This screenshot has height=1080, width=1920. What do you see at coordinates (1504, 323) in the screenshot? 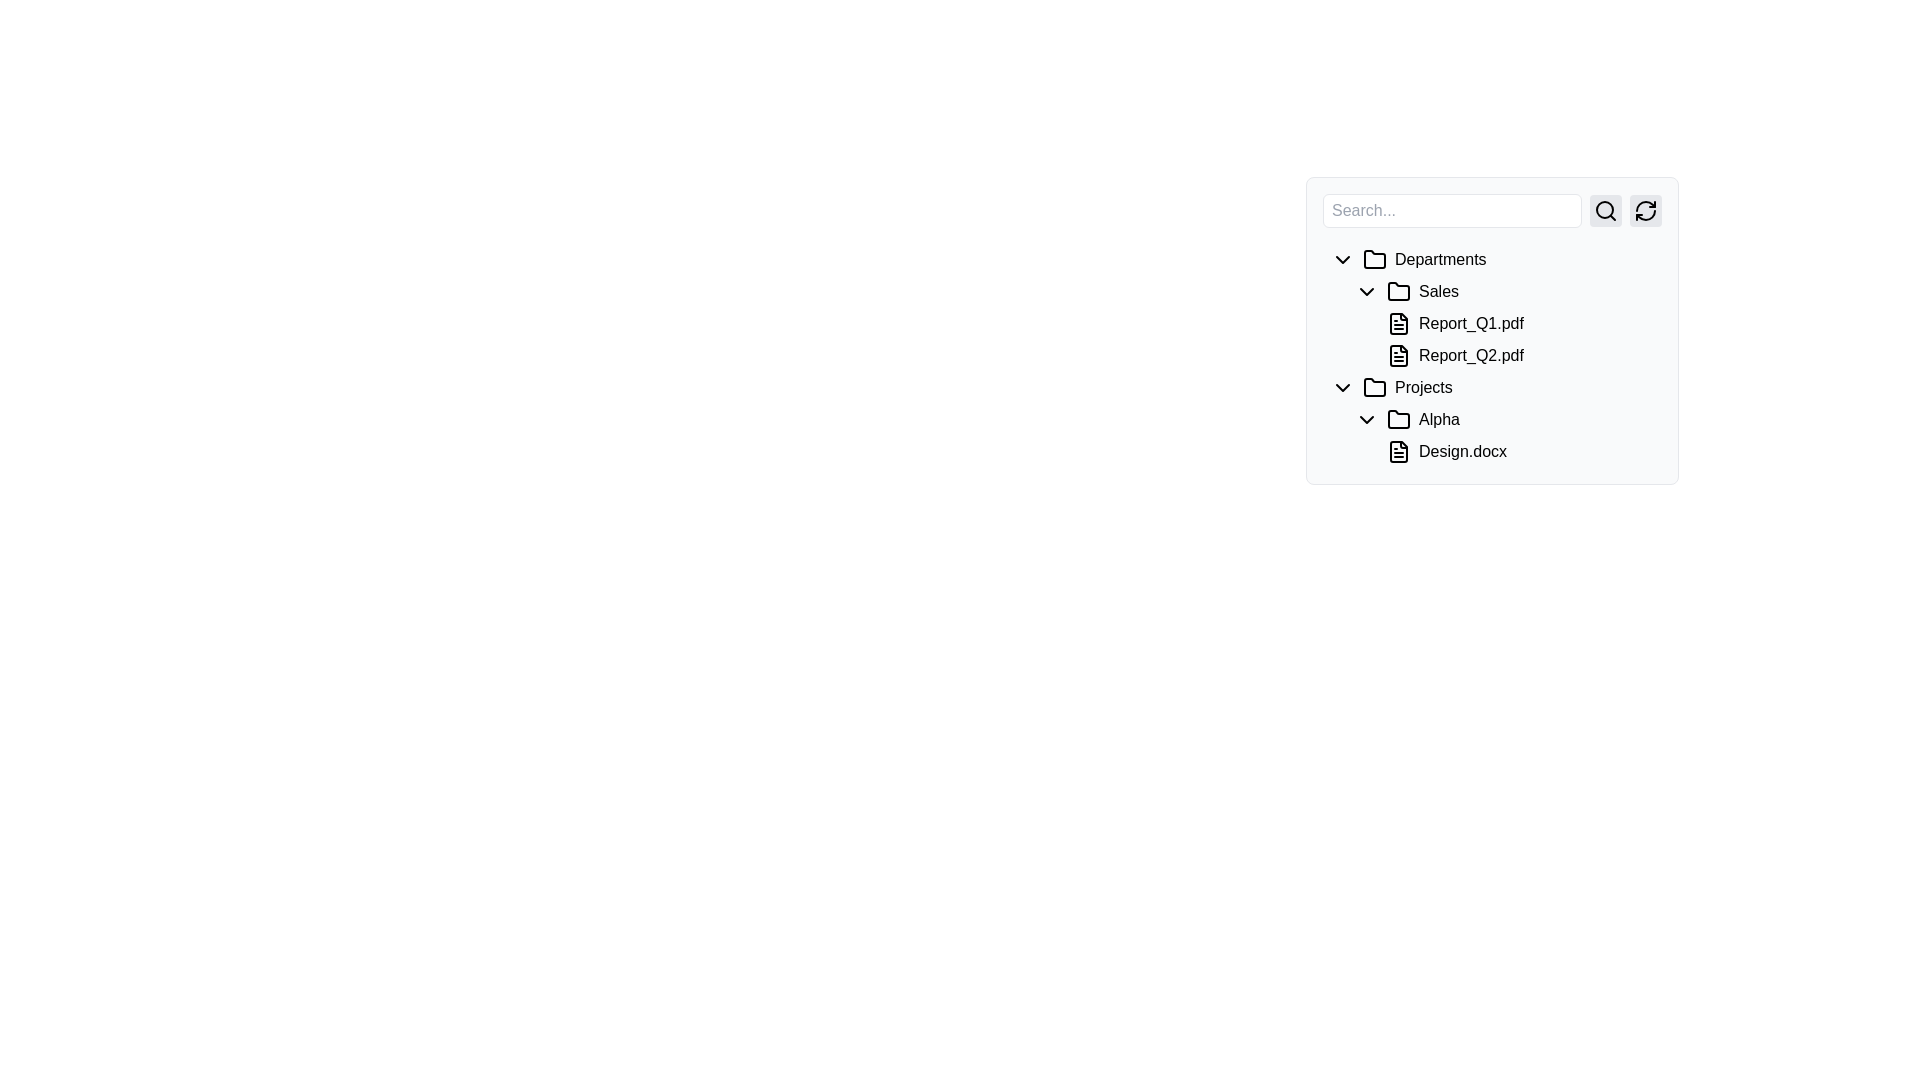
I see `to select the second file in the 'Sales' section, labeled 'Report_Q2.pdf'` at bounding box center [1504, 323].